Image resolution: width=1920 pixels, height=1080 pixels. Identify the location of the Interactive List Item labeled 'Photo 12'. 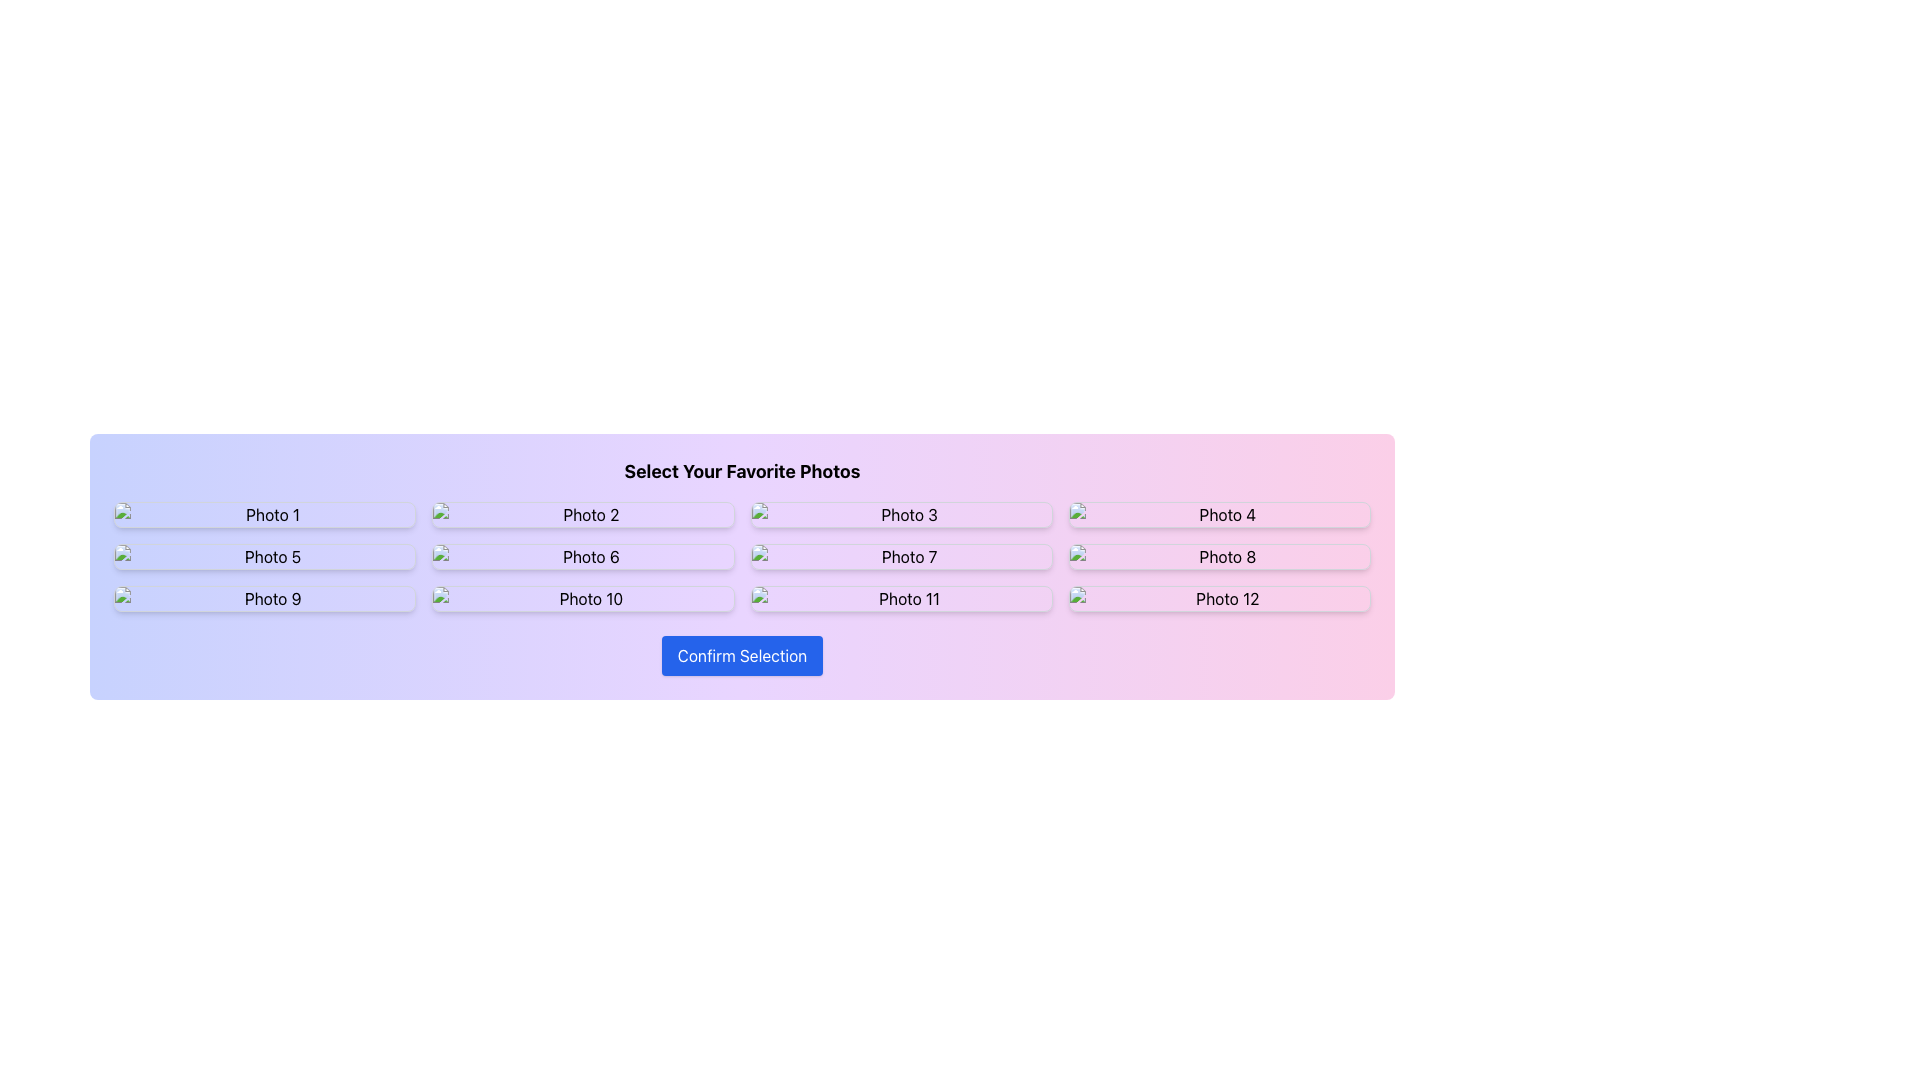
(1218, 597).